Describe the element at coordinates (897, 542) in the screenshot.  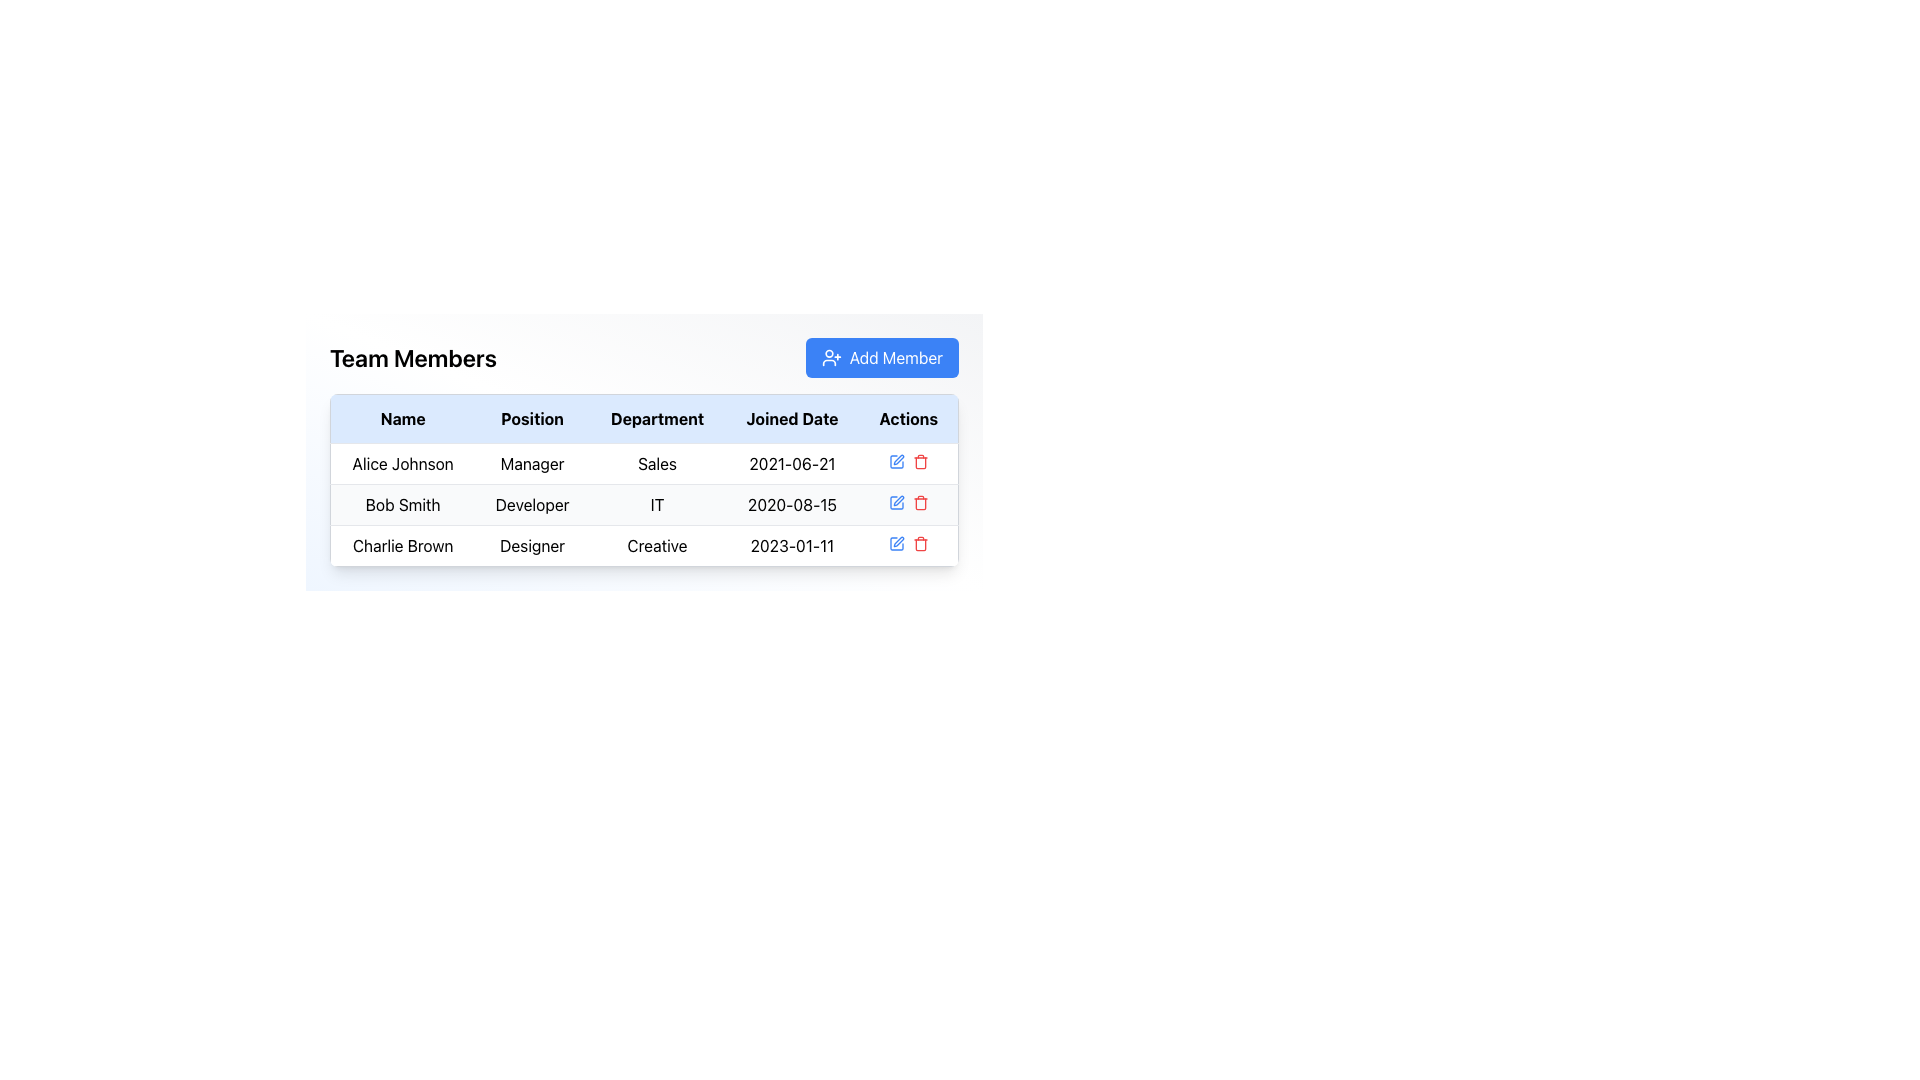
I see `the pen icon located in the 'Actions' column of the third row in the 'Team Members' table` at that location.